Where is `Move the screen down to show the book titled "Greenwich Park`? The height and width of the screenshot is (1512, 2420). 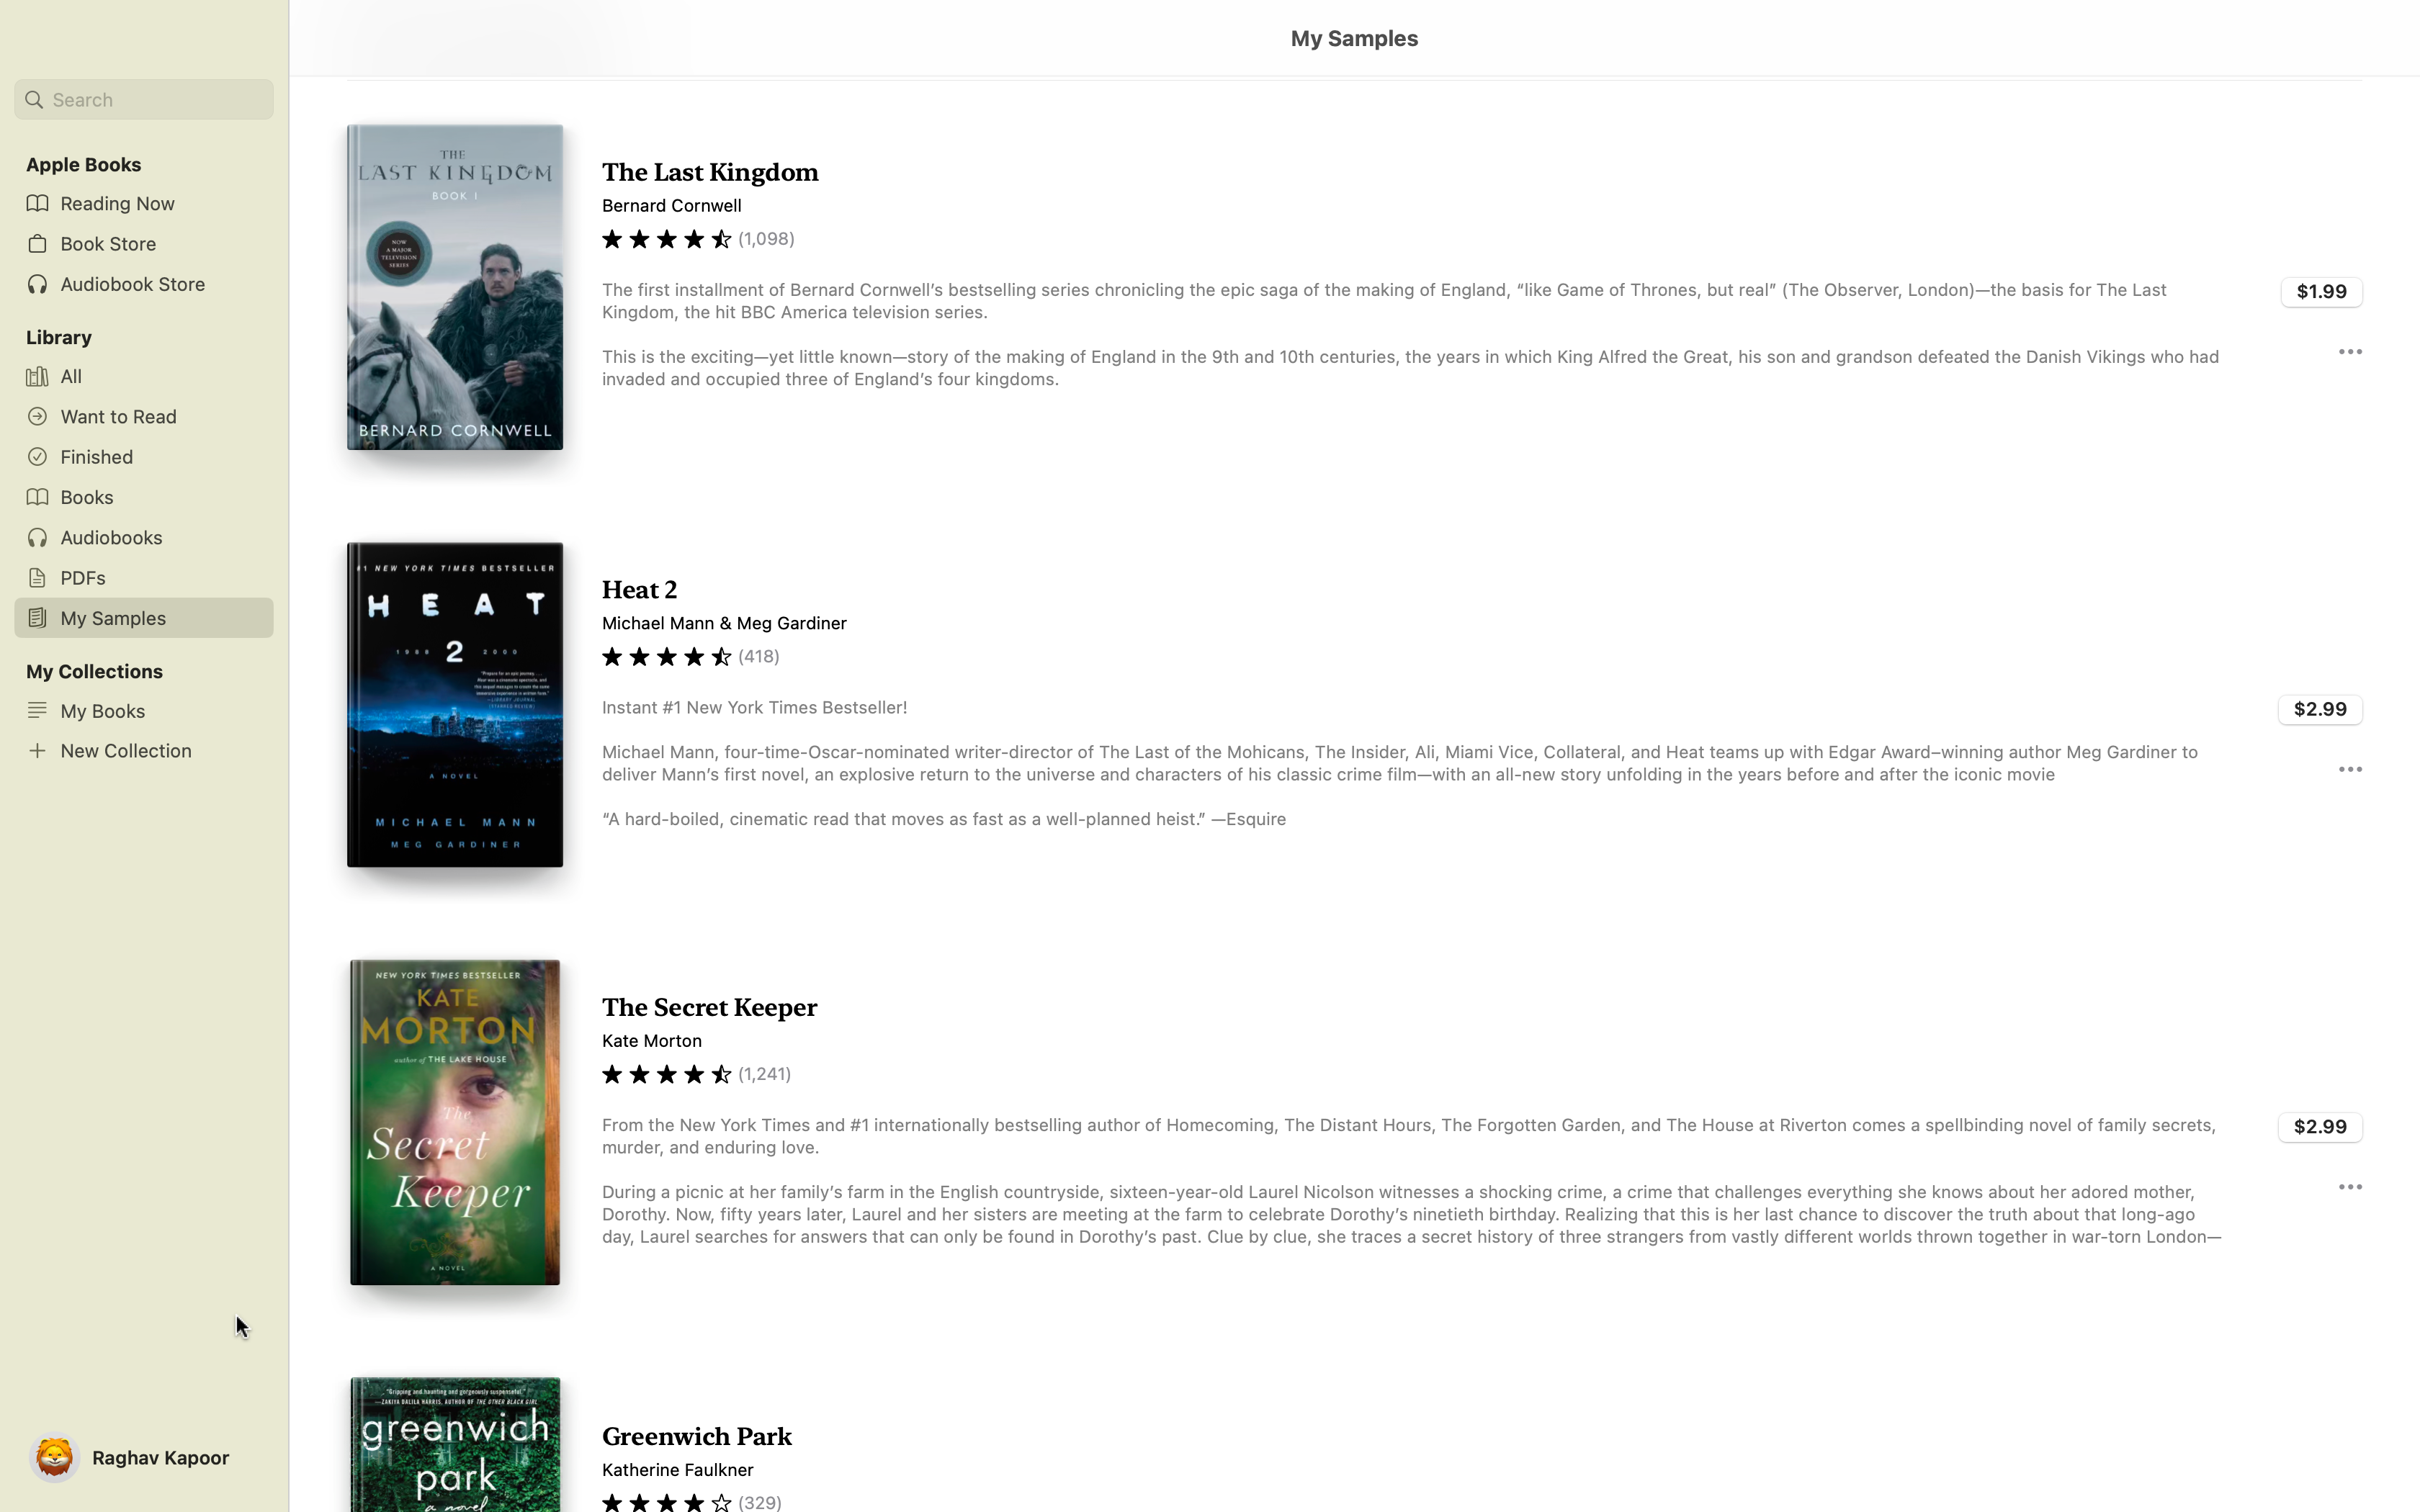 Move the screen down to show the book titled "Greenwich Park is located at coordinates (4550810, 1667736).